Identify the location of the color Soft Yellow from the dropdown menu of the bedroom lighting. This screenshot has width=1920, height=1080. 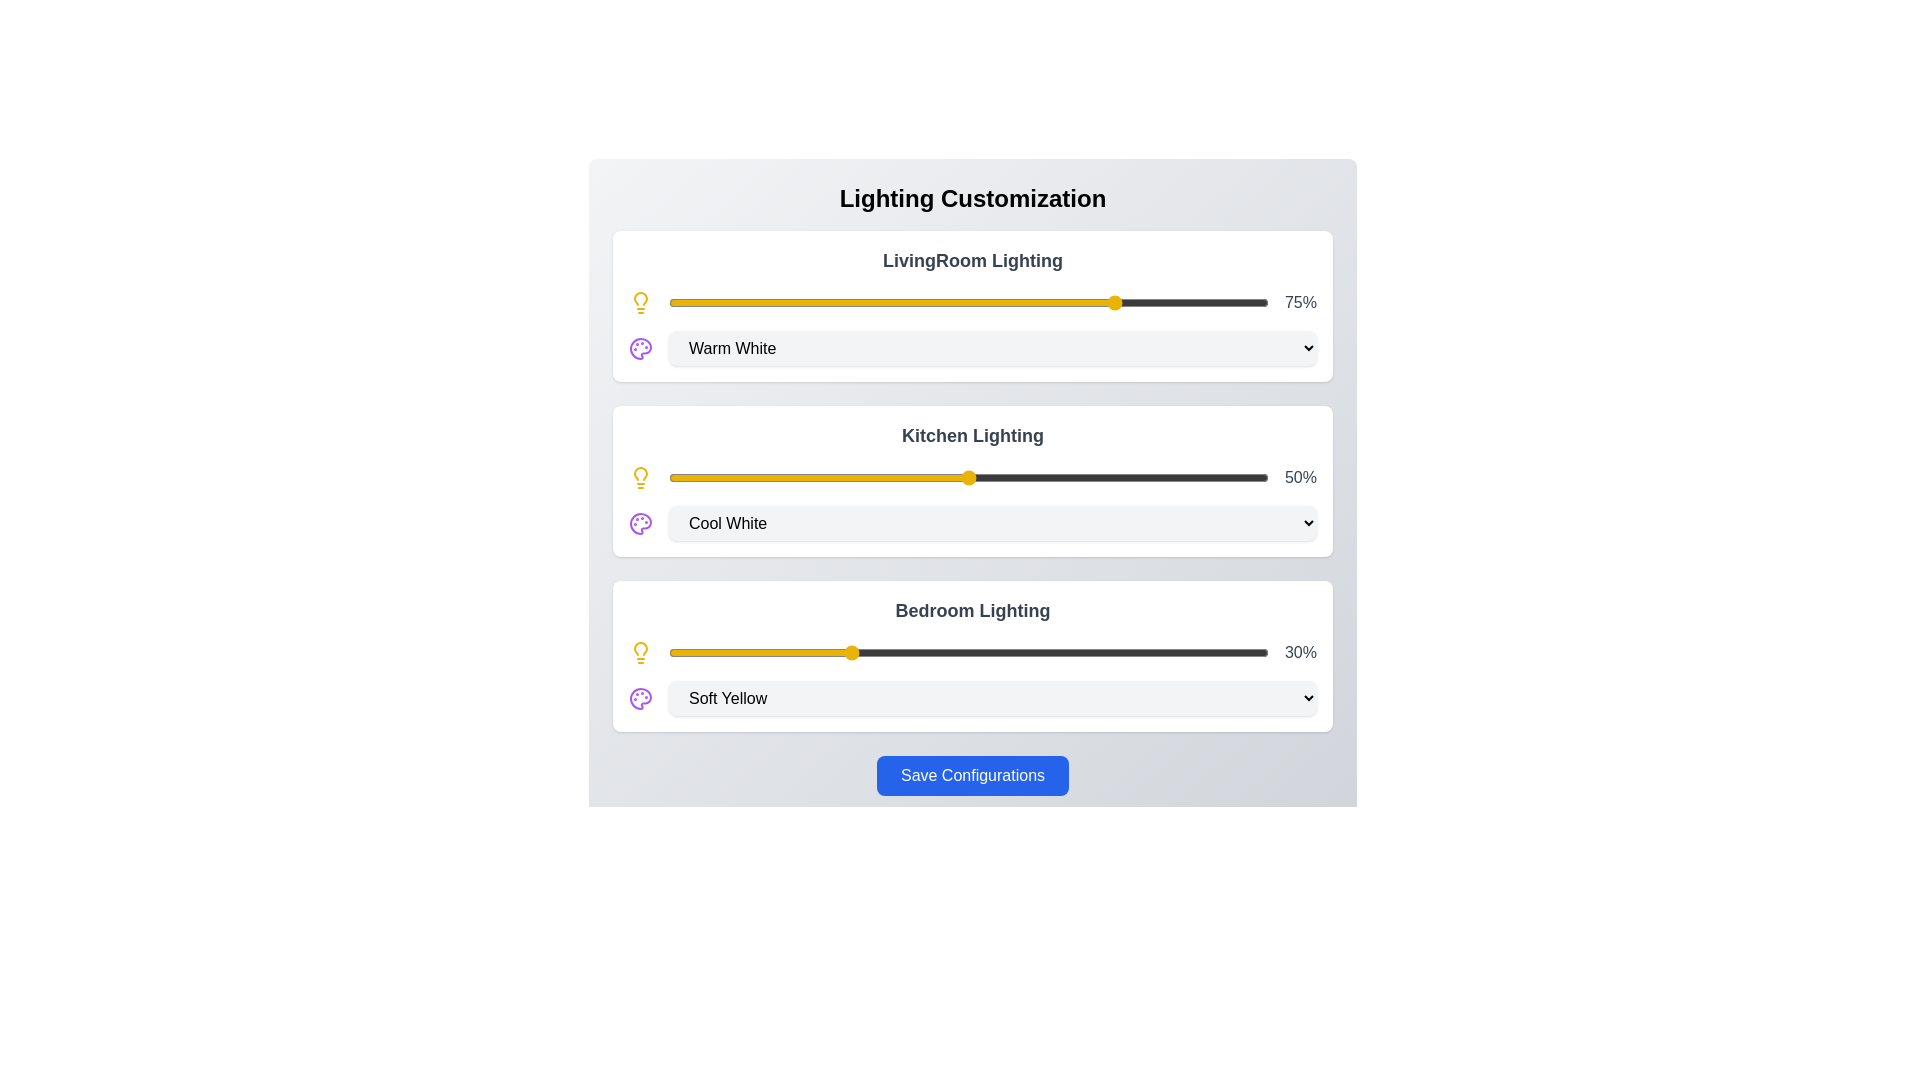
(993, 697).